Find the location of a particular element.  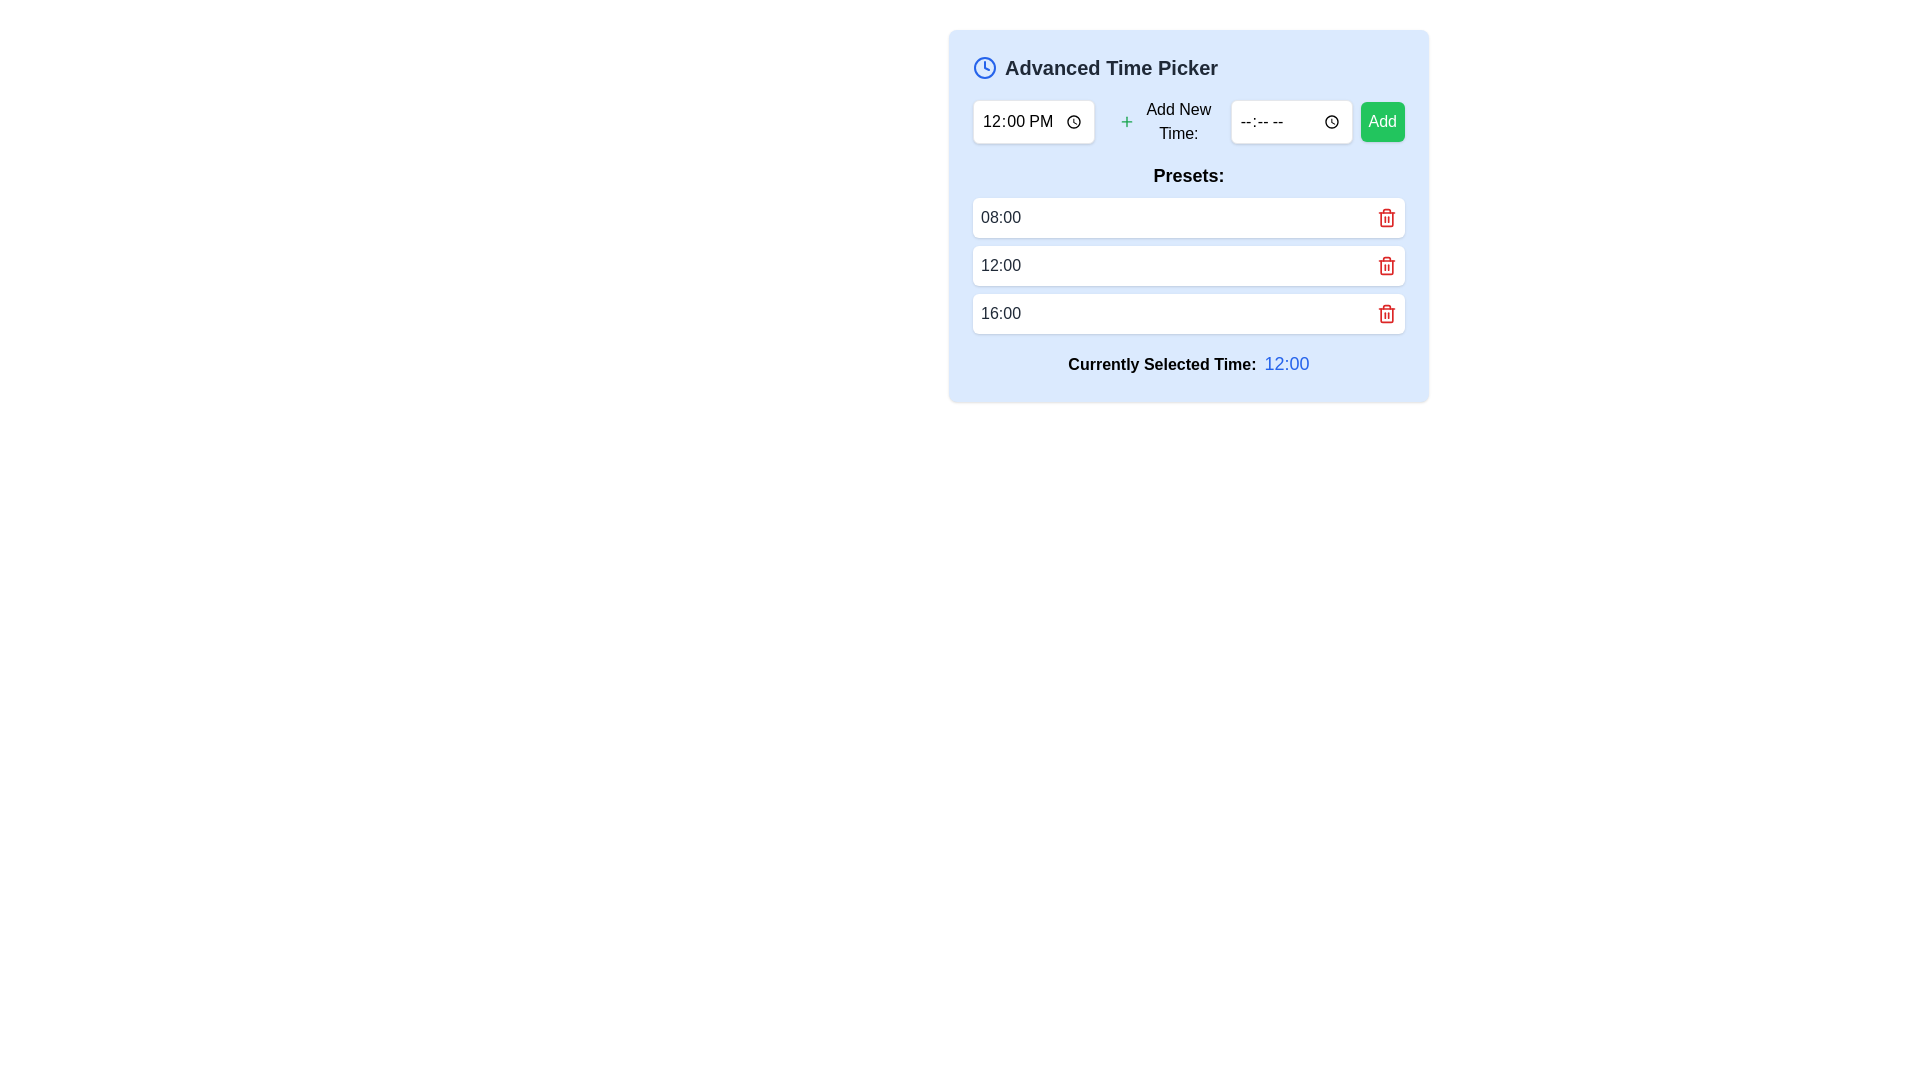

the 'Add' button in the grouped component labeled 'Add New Time: Add' is located at coordinates (1260, 122).